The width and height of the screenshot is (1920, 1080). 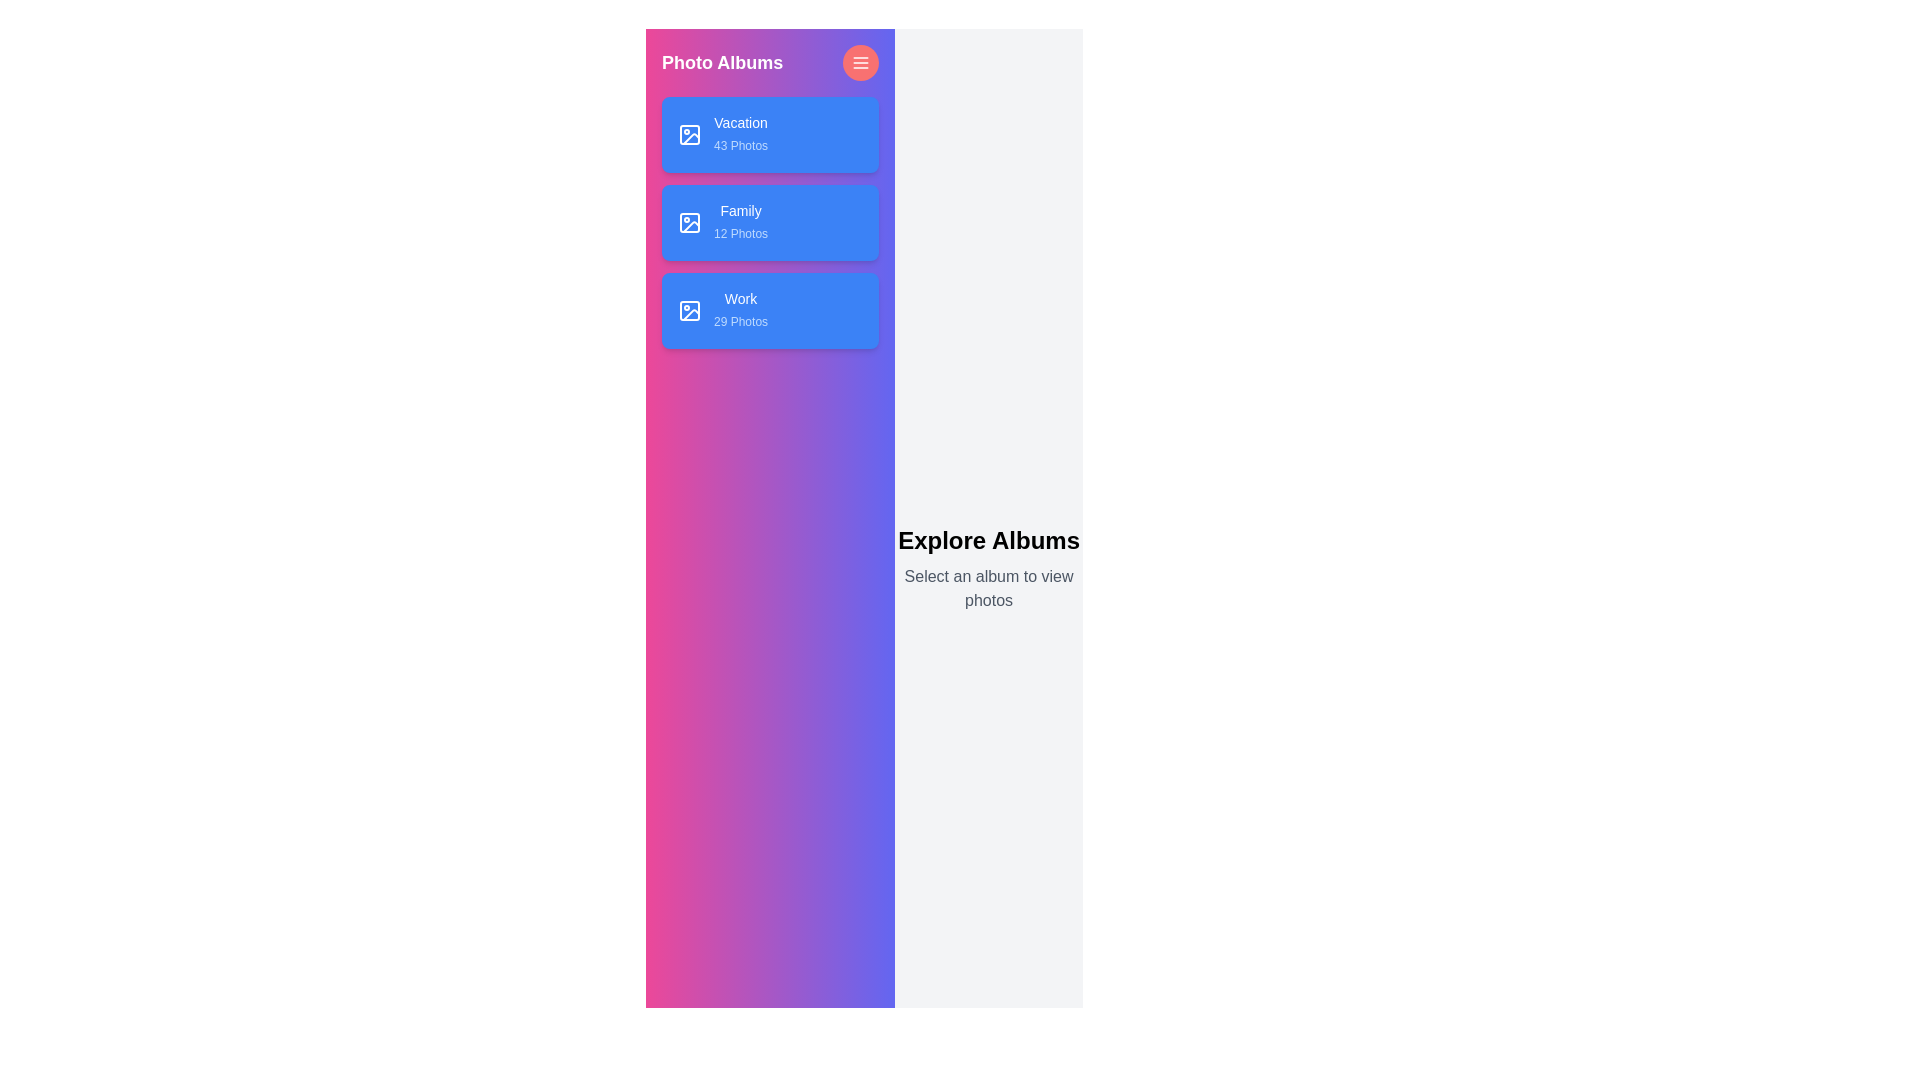 What do you see at coordinates (769, 223) in the screenshot?
I see `the album named Family` at bounding box center [769, 223].